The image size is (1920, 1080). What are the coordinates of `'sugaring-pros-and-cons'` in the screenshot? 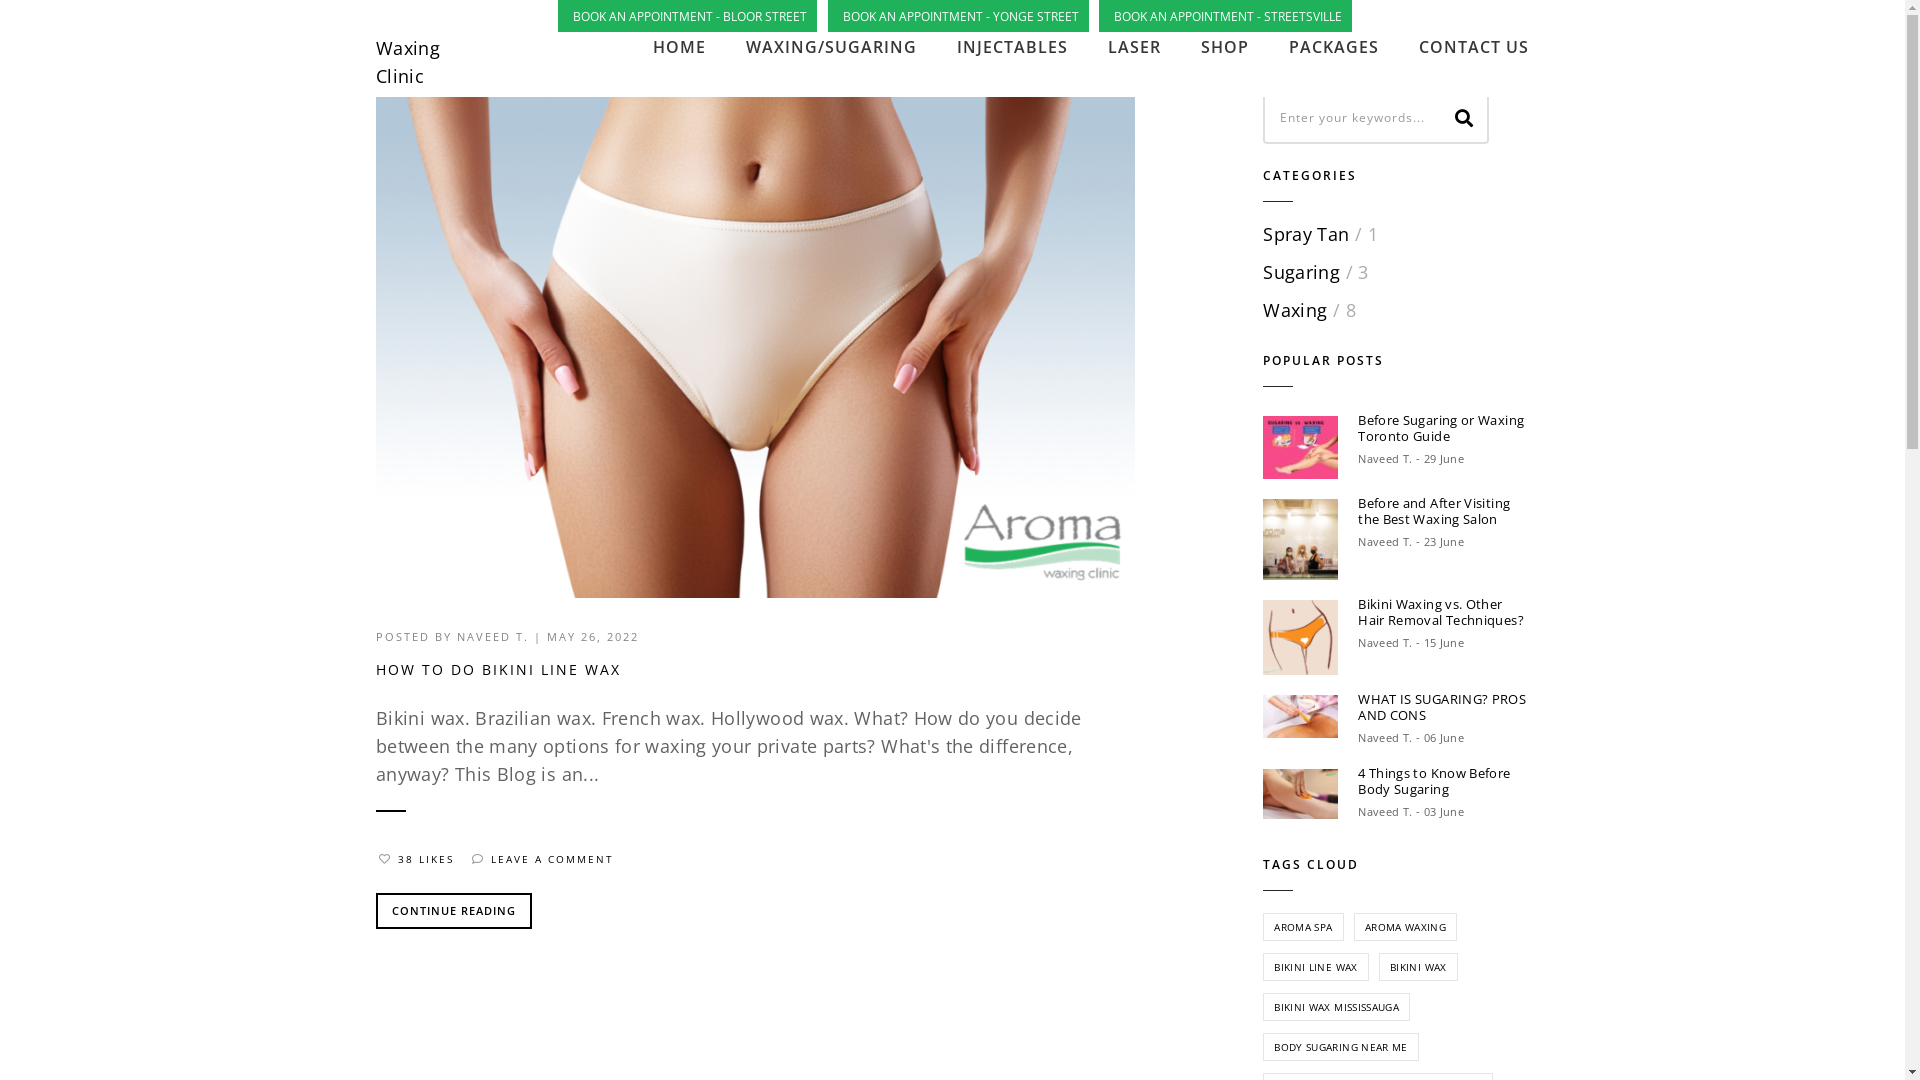 It's located at (1300, 715).